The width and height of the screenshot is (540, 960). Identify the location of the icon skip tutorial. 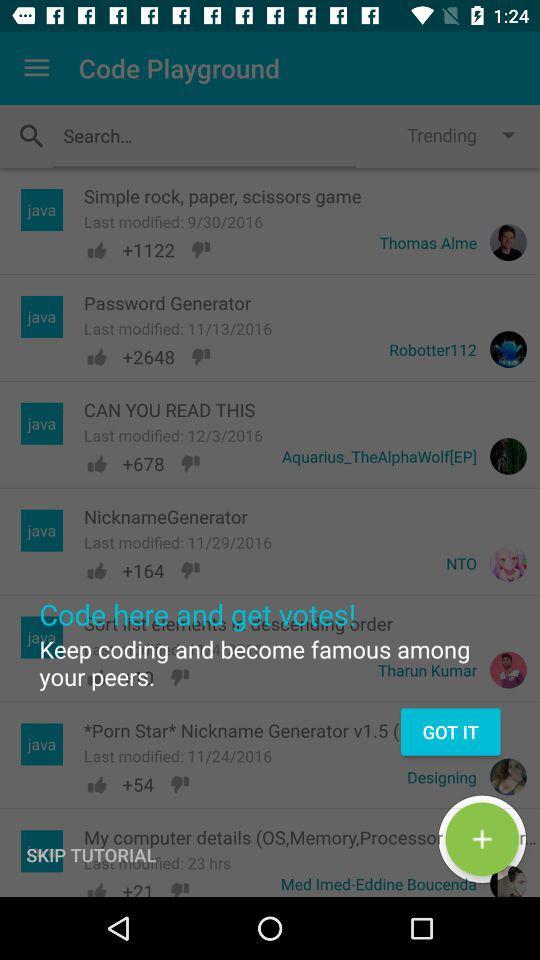
(91, 854).